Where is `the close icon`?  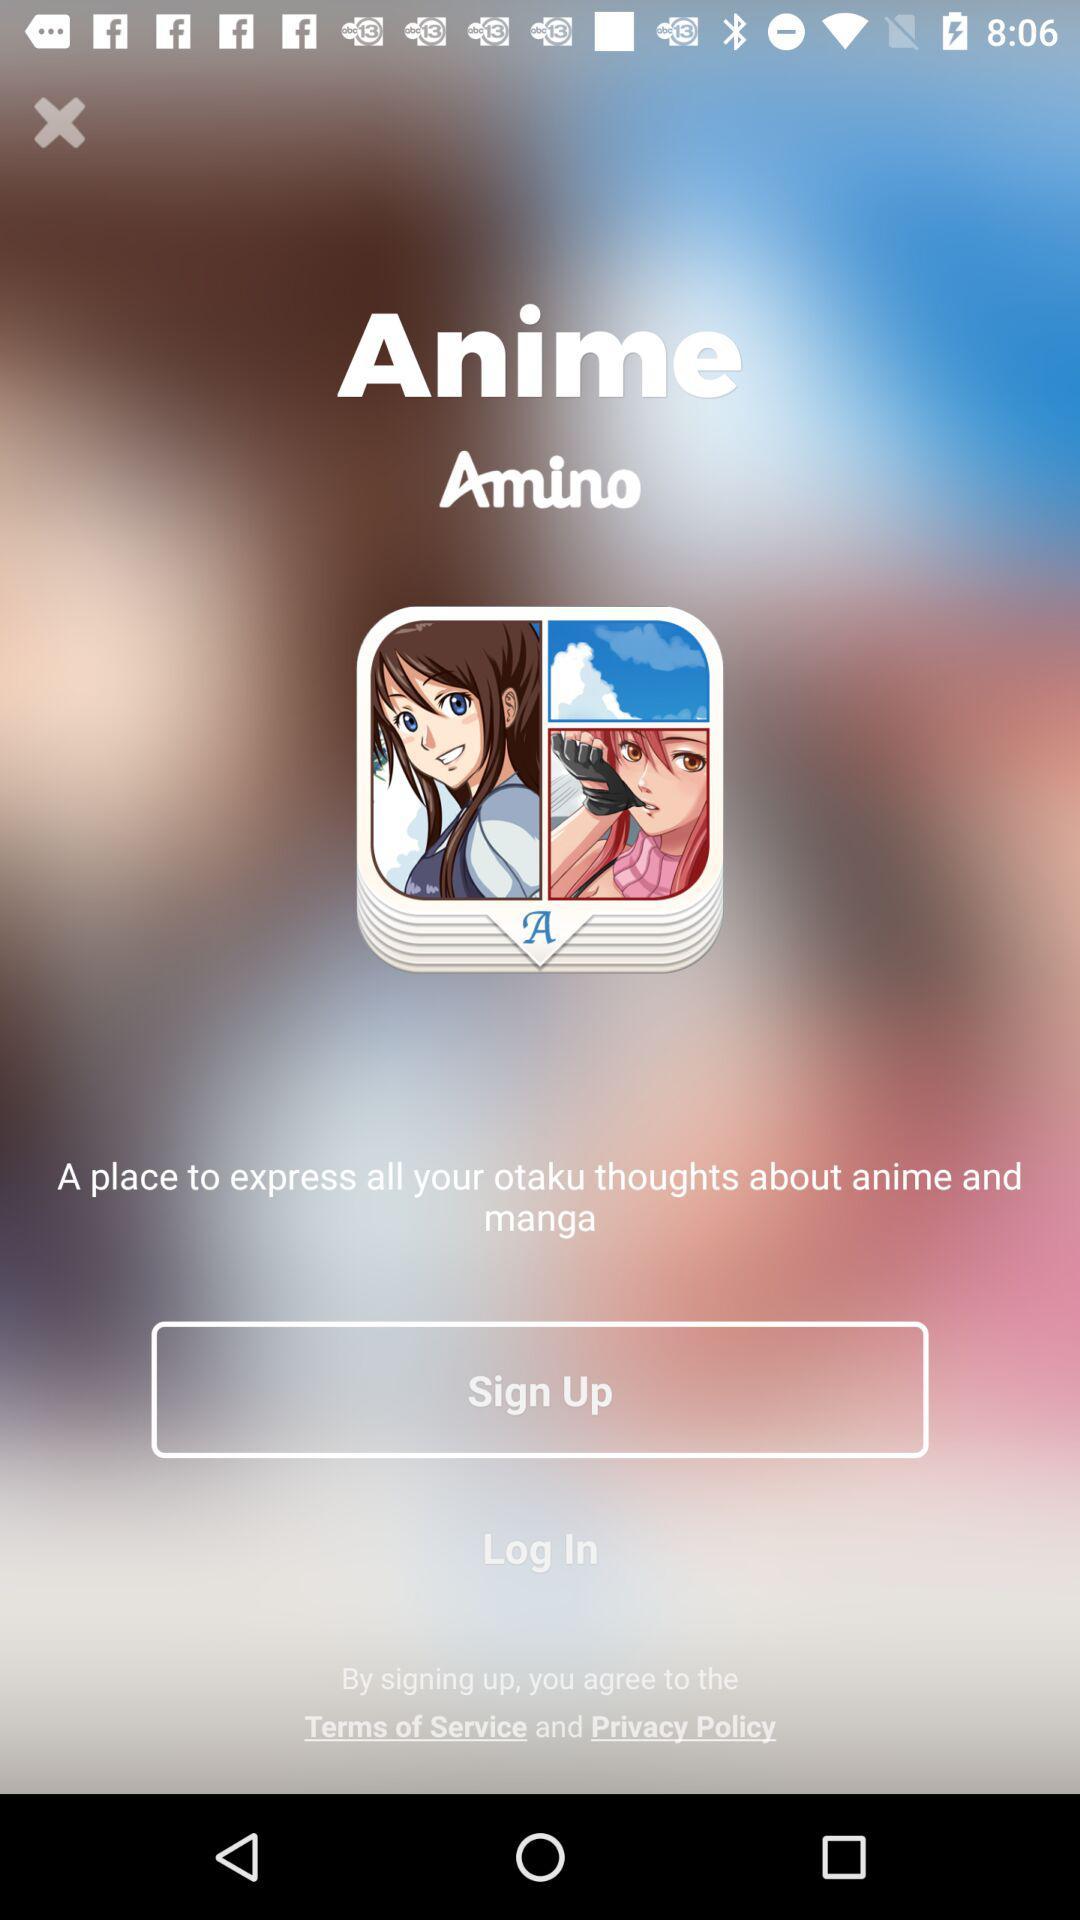
the close icon is located at coordinates (59, 122).